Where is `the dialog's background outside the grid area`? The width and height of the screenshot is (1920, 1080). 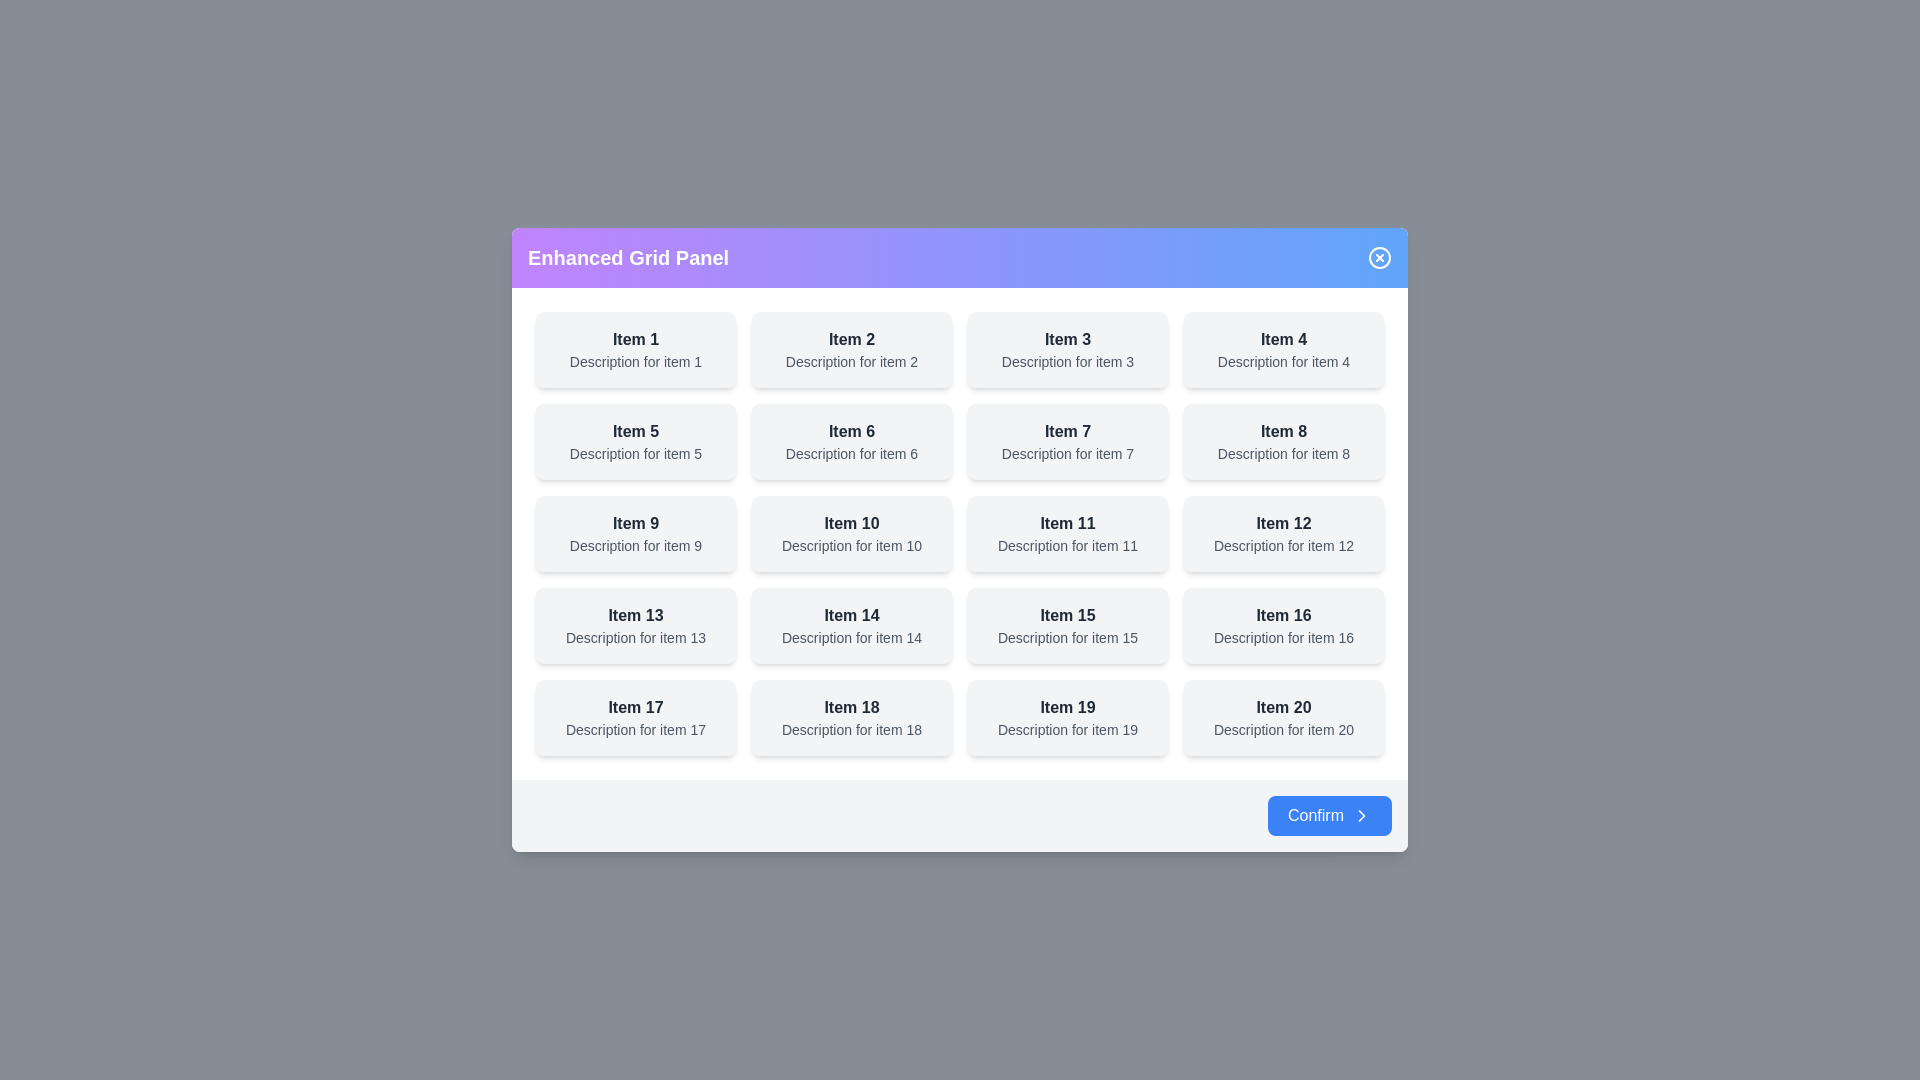
the dialog's background outside the grid area is located at coordinates (99, 100).